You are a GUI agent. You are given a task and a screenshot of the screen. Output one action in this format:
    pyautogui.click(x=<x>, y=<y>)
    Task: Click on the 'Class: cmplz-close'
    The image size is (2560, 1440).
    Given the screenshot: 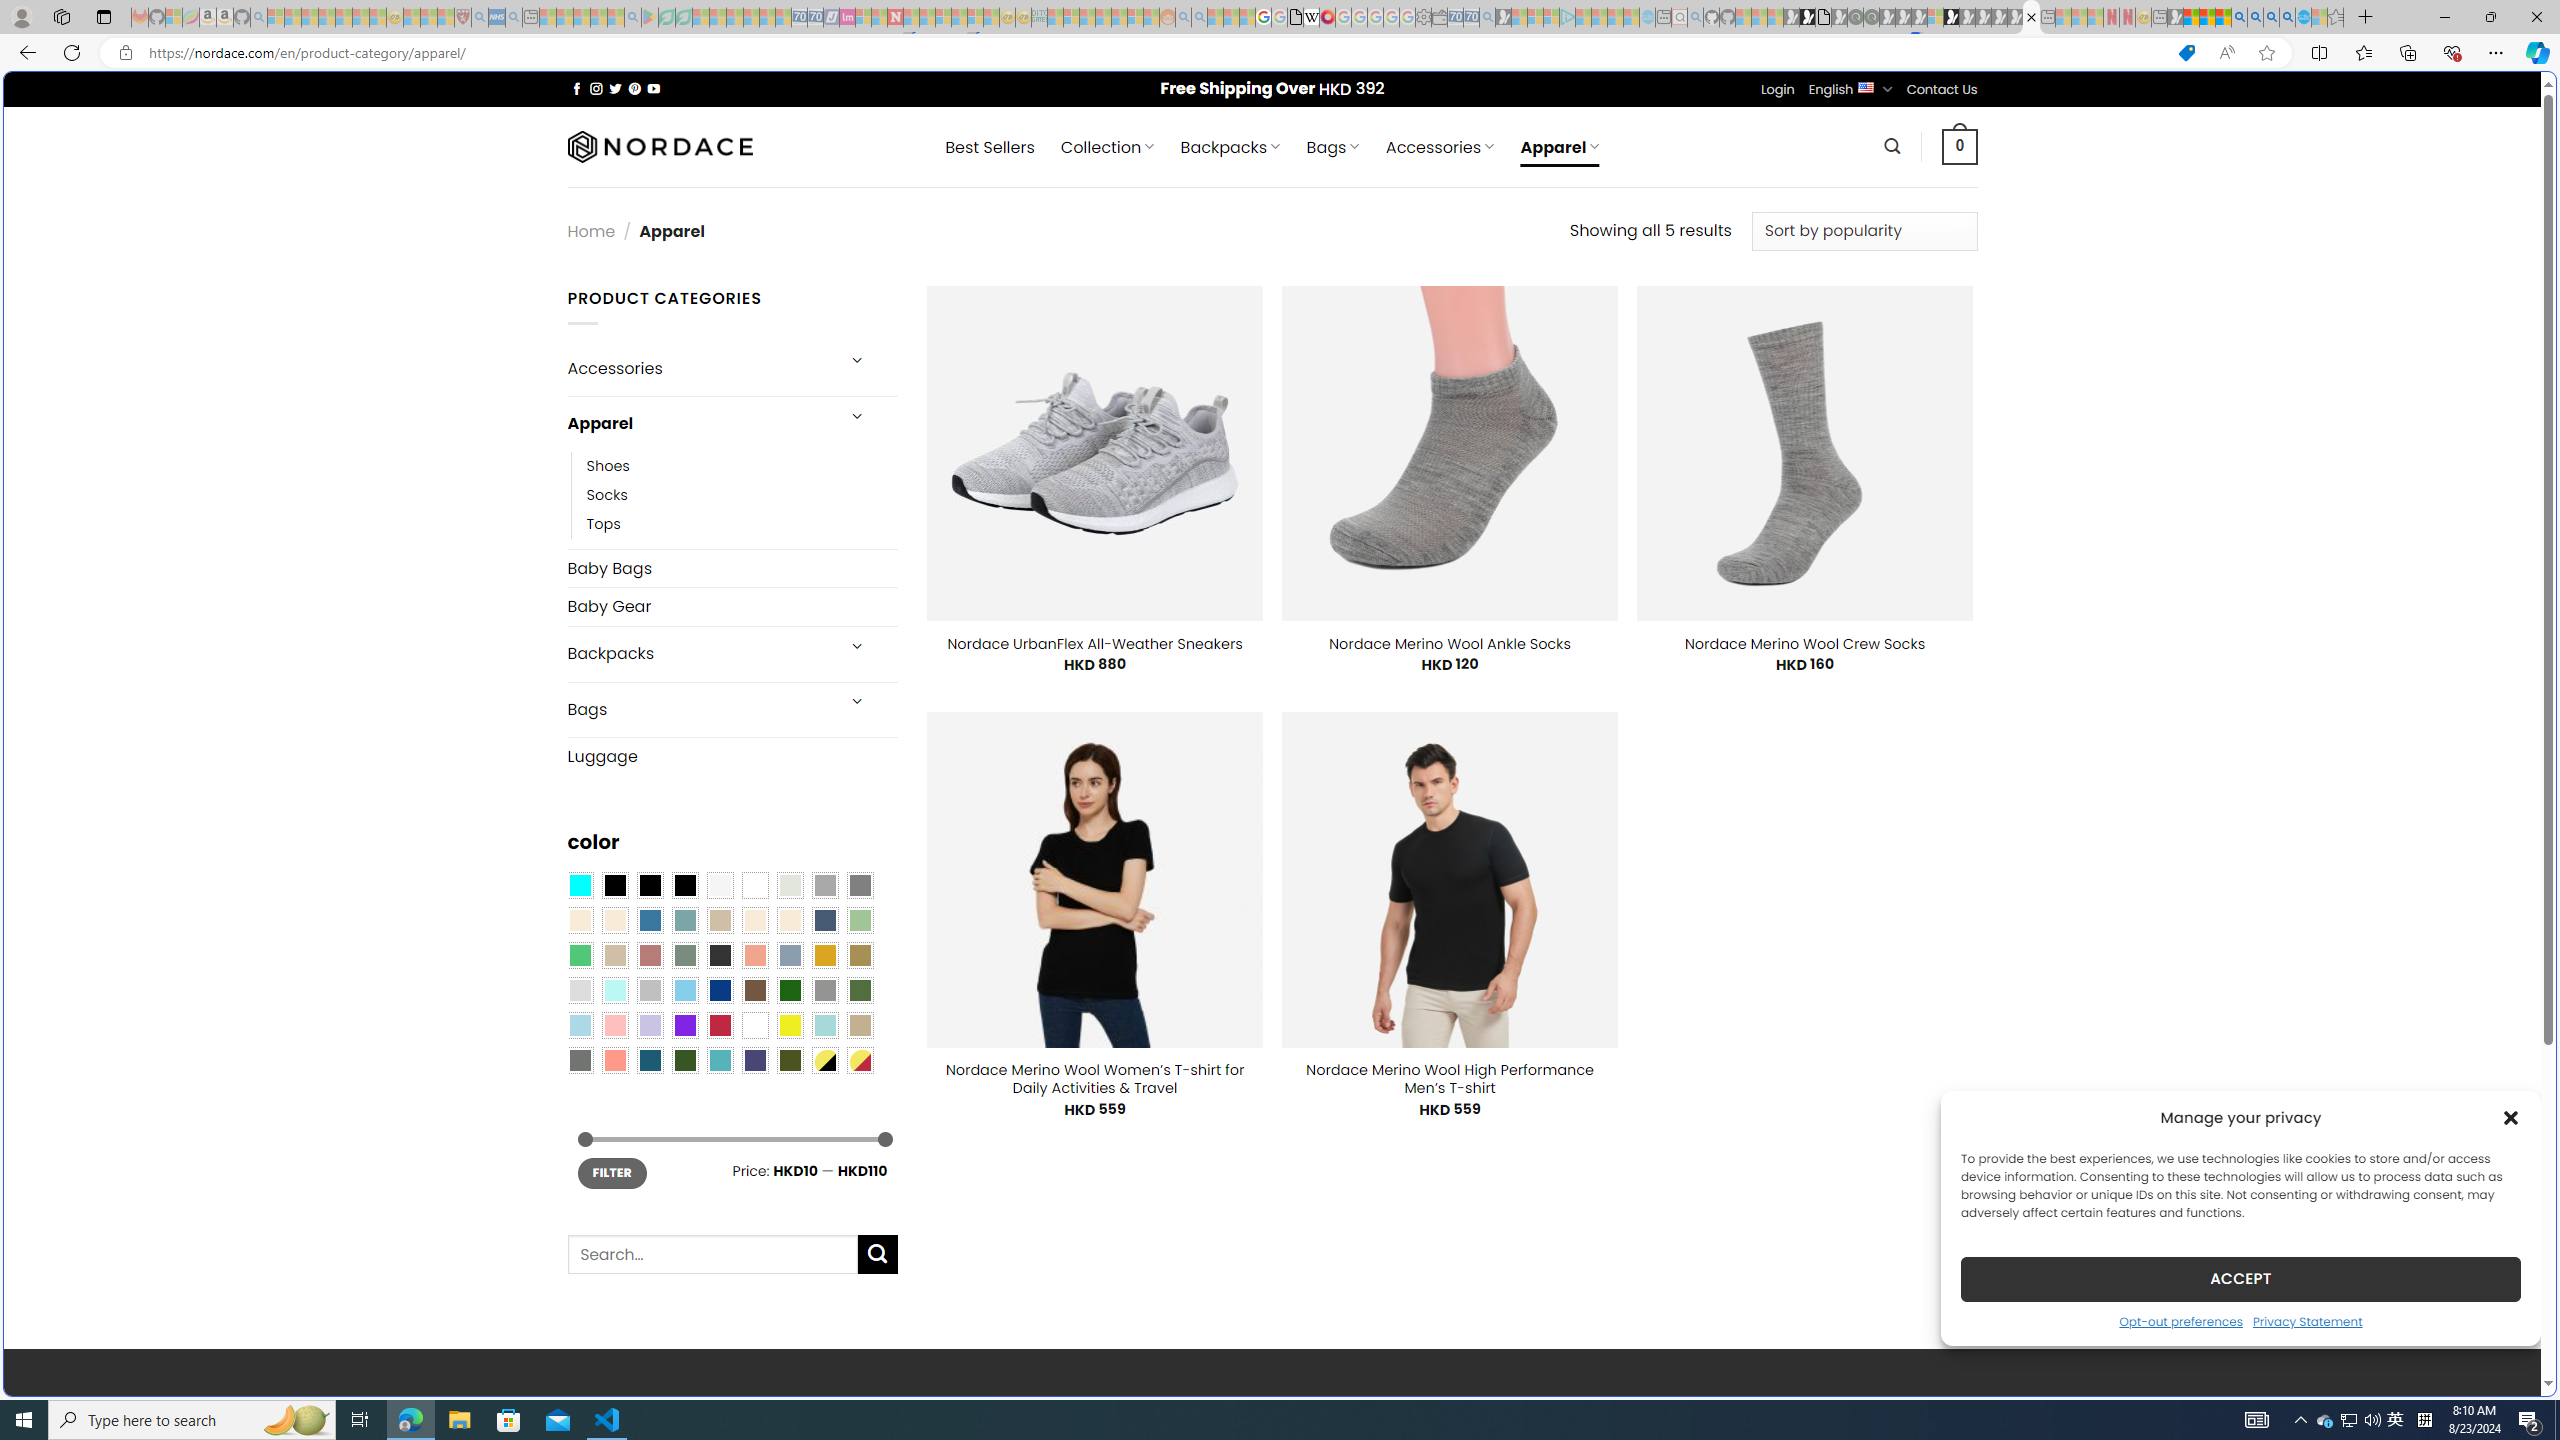 What is the action you would take?
    pyautogui.click(x=2511, y=1117)
    